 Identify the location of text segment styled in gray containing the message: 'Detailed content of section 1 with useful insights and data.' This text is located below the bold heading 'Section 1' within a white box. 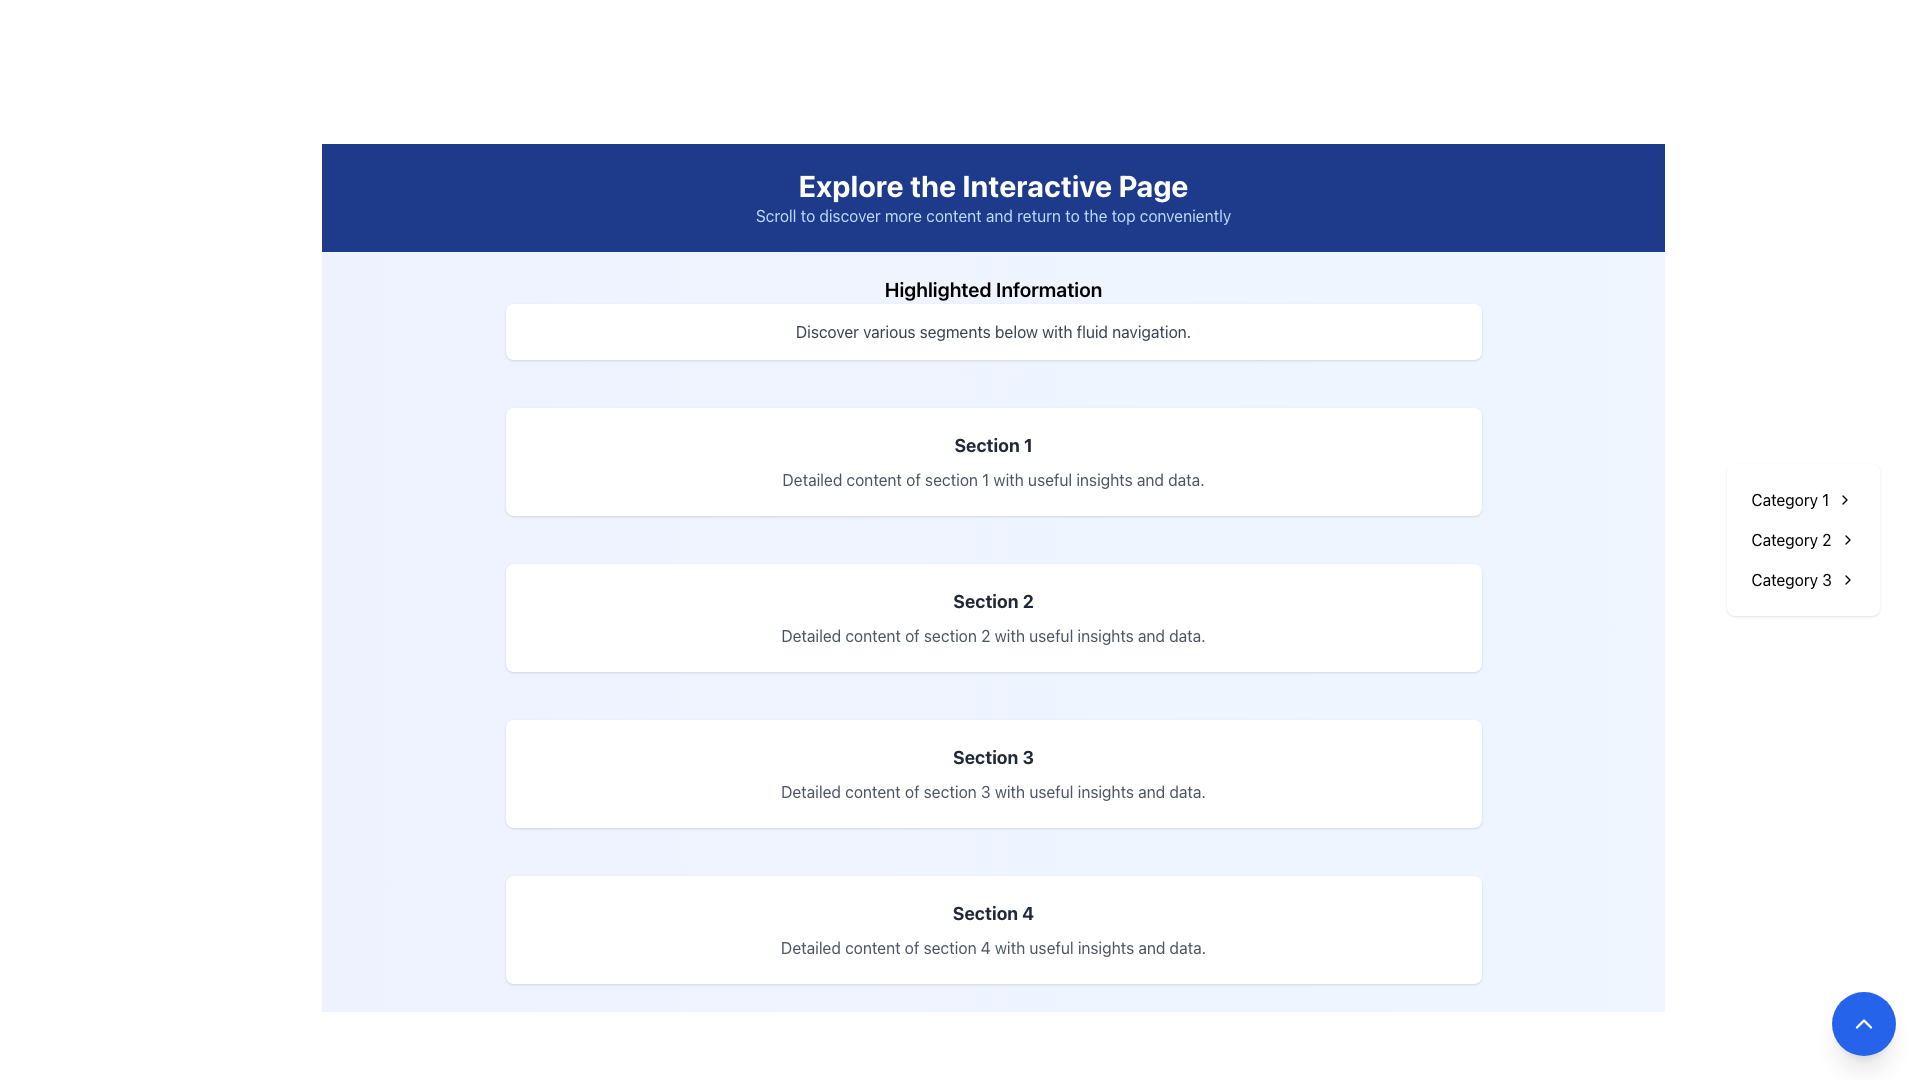
(993, 479).